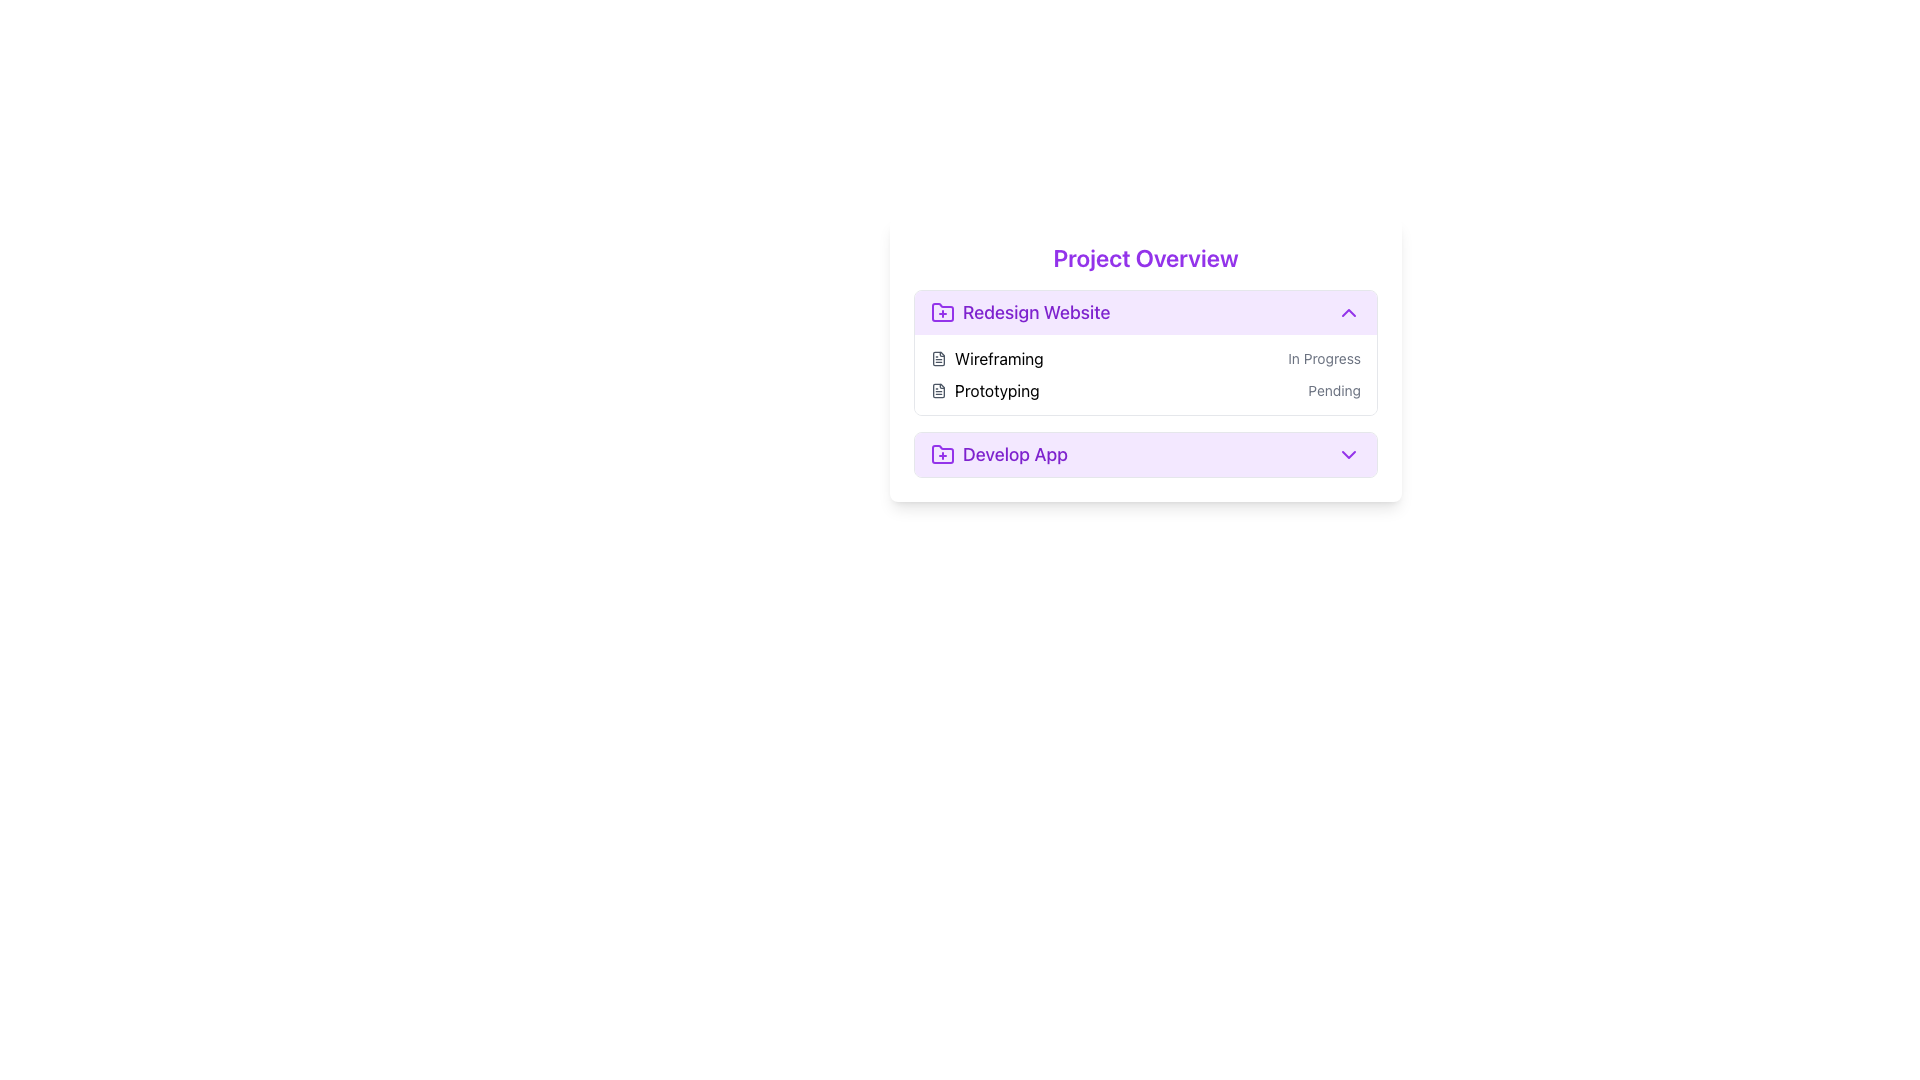 The height and width of the screenshot is (1080, 1920). Describe the element at coordinates (1036, 312) in the screenshot. I see `the text label displaying the title 'Redesign Website' which is located inside the expandable section labeled 'Redesign Website' and is positioned below 'Project Overview'` at that location.